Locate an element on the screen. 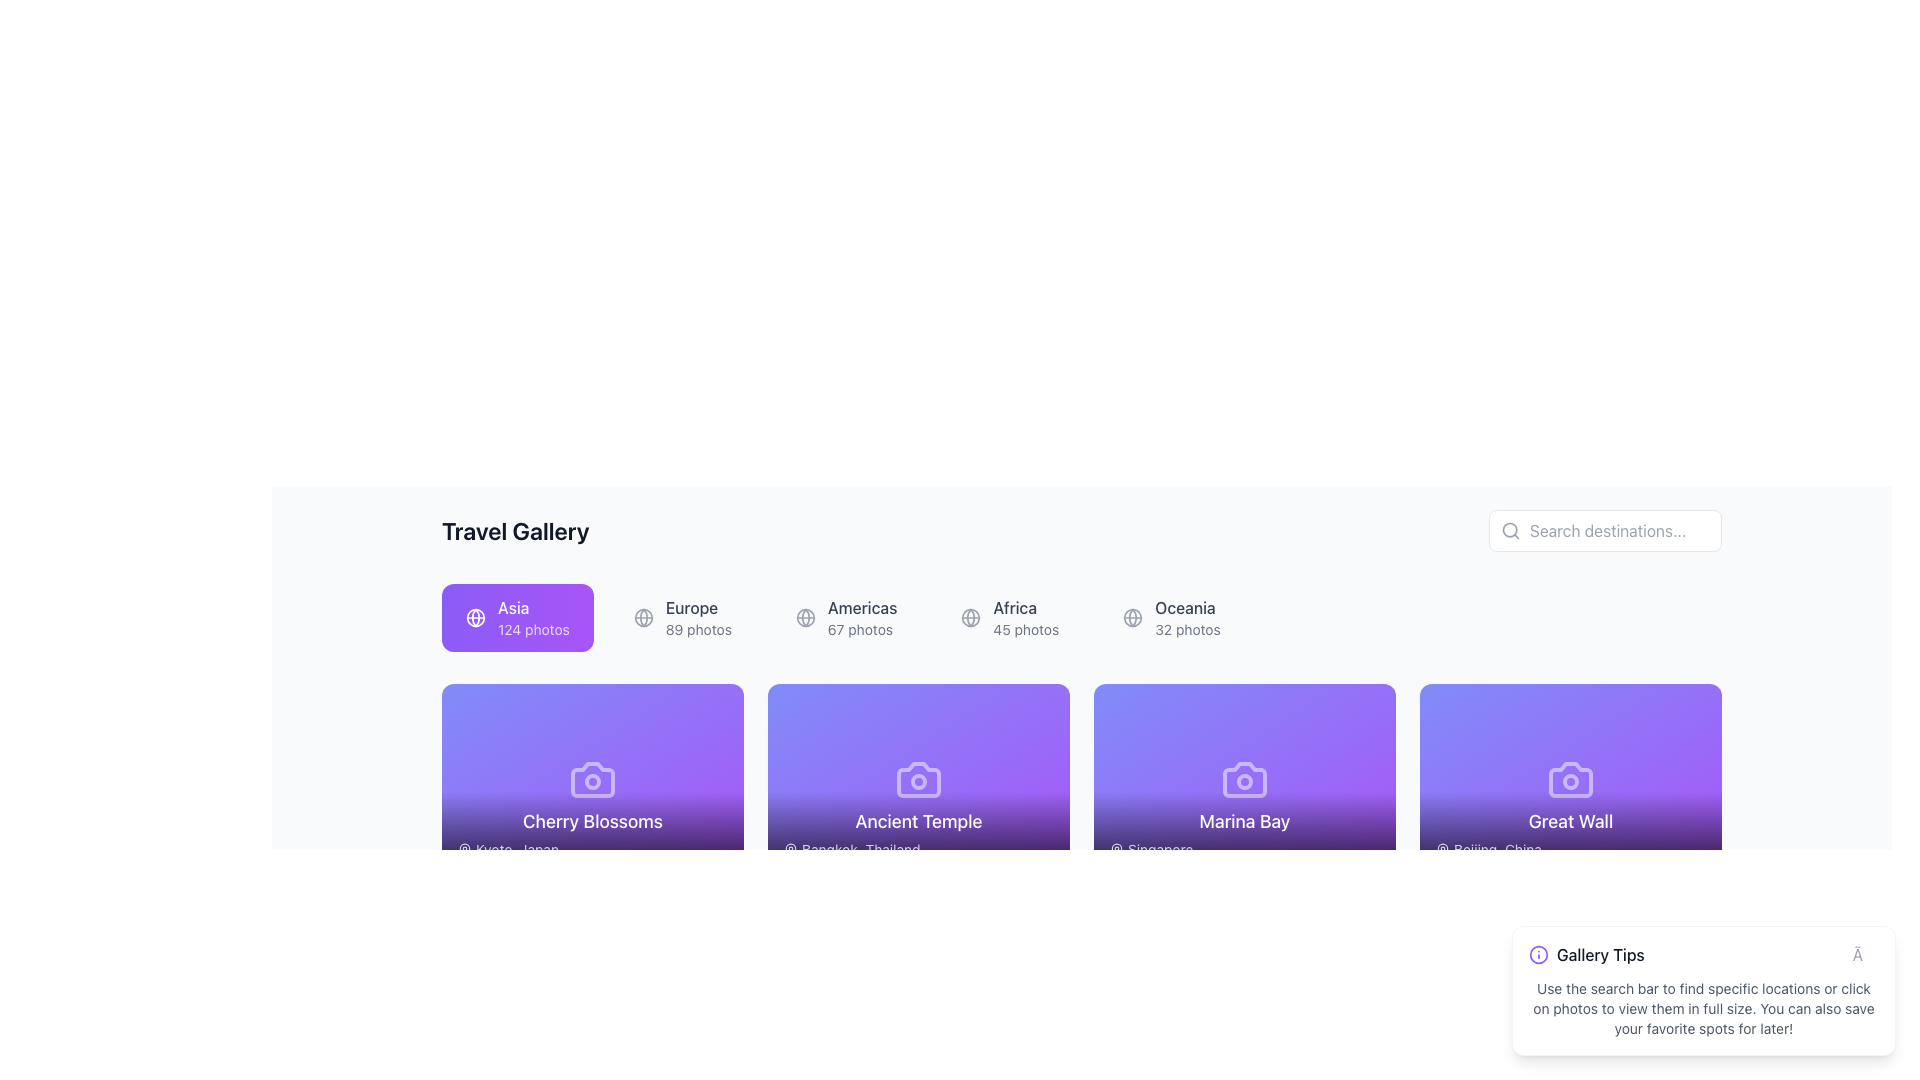 The height and width of the screenshot is (1080, 1920). the decorative circle representing the planet Earth located within the globe icon next to the 'Oceania' label in the header section is located at coordinates (1133, 616).